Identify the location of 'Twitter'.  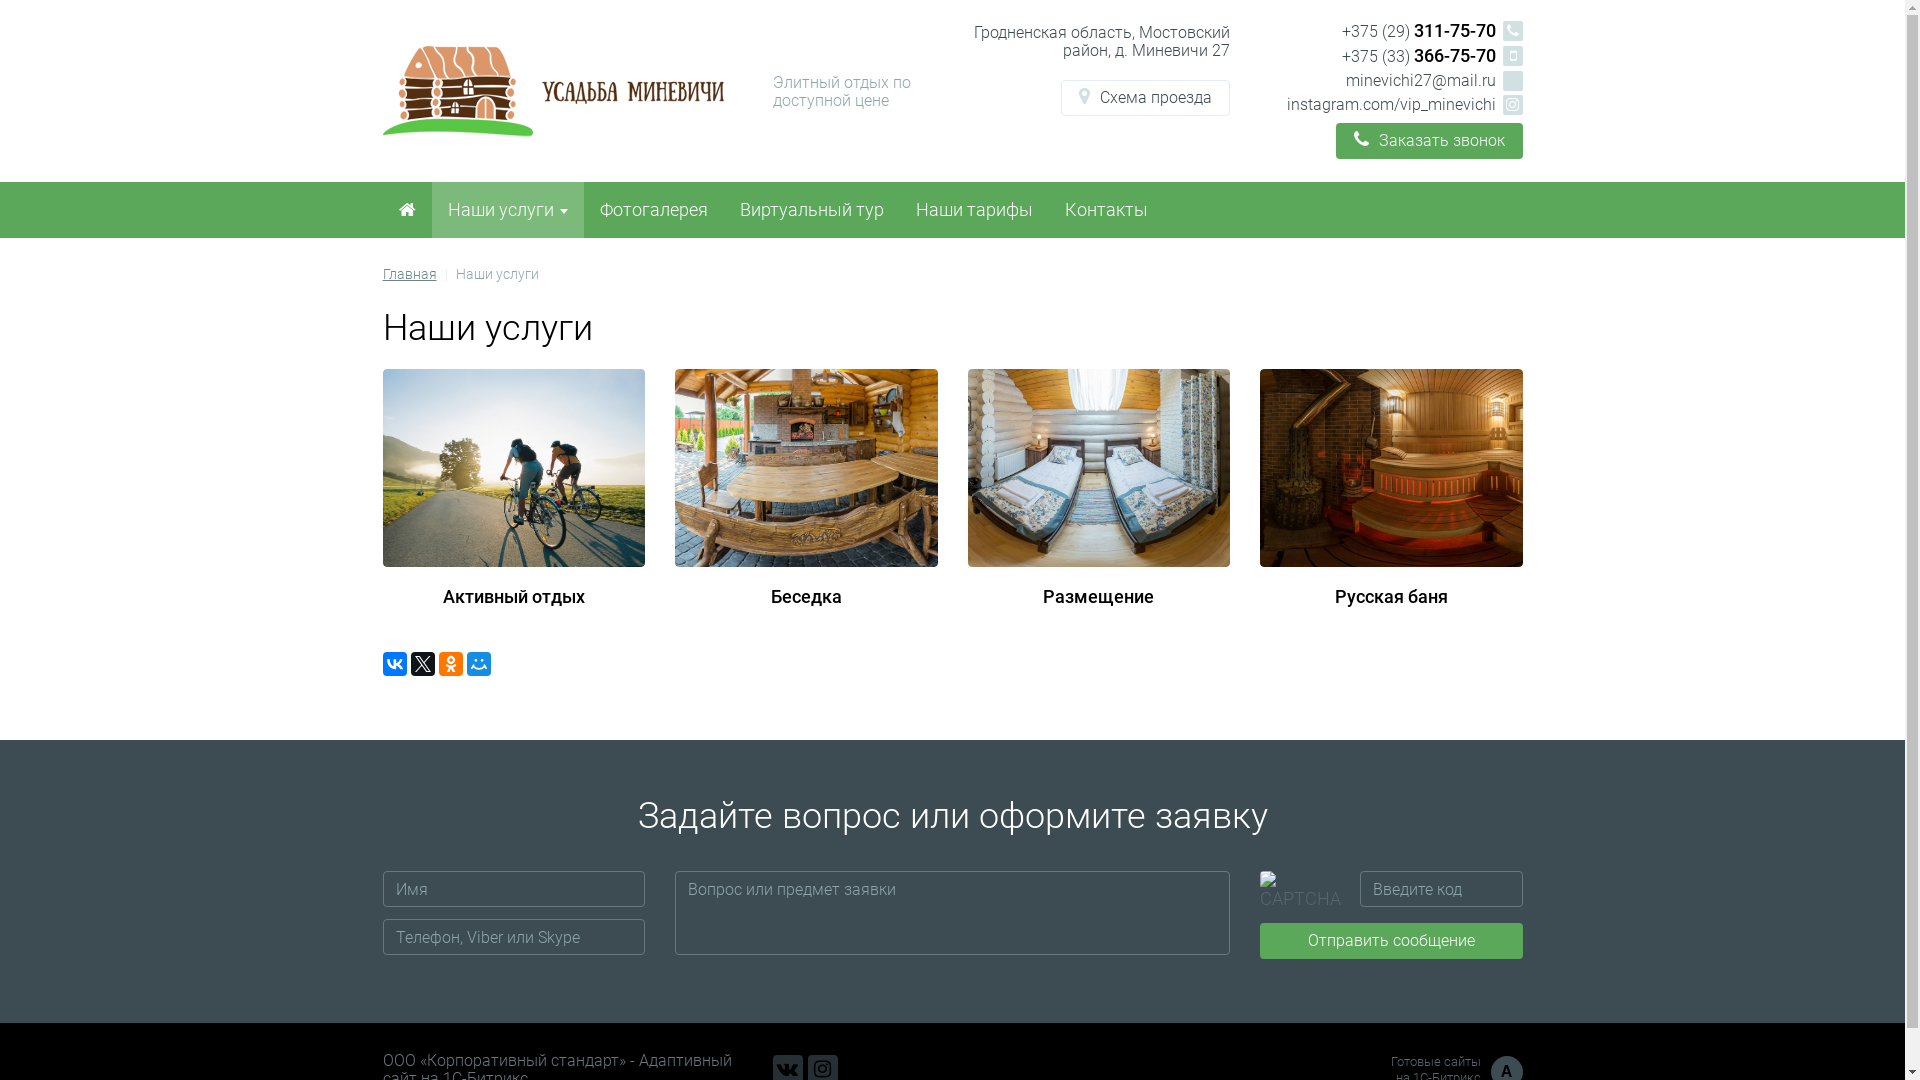
(421, 663).